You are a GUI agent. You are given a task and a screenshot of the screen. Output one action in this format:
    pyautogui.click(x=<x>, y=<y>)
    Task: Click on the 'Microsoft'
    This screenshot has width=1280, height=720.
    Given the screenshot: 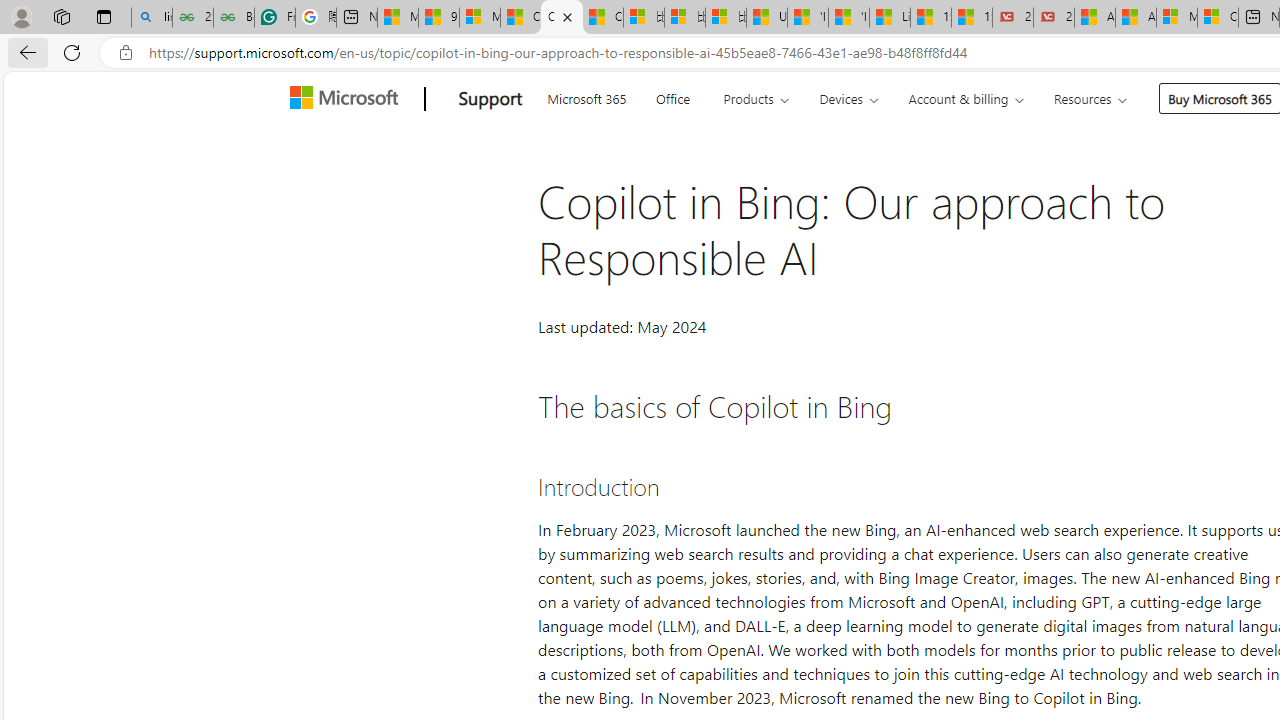 What is the action you would take?
    pyautogui.click(x=348, y=99)
    